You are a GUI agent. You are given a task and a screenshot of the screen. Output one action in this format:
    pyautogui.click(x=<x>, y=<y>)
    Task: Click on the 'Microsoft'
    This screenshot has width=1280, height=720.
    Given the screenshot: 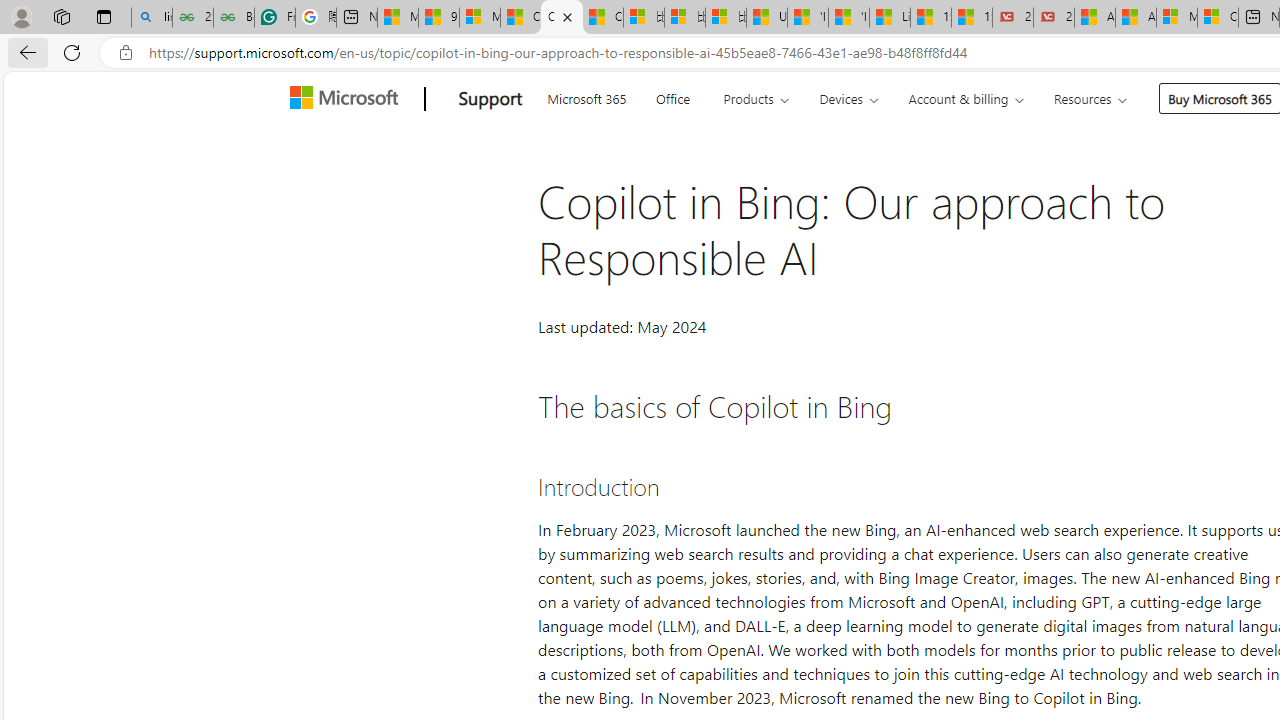 What is the action you would take?
    pyautogui.click(x=348, y=99)
    